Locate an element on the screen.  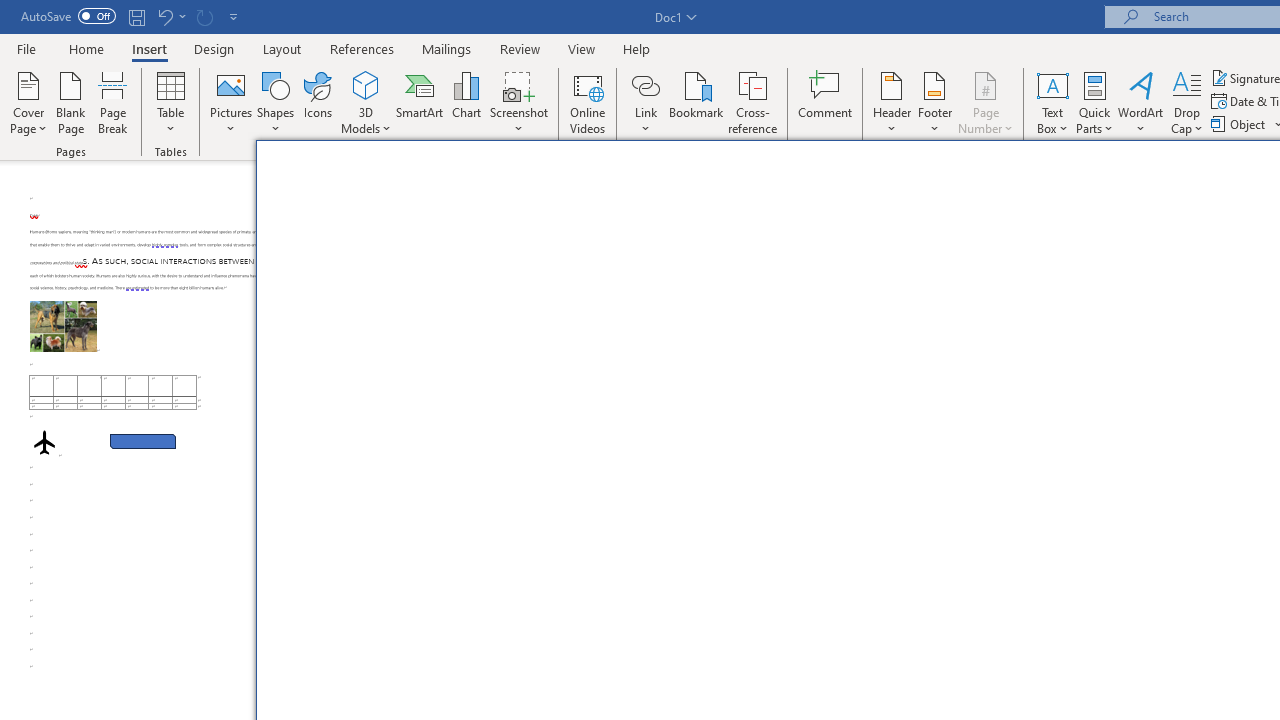
'Table' is located at coordinates (170, 103).